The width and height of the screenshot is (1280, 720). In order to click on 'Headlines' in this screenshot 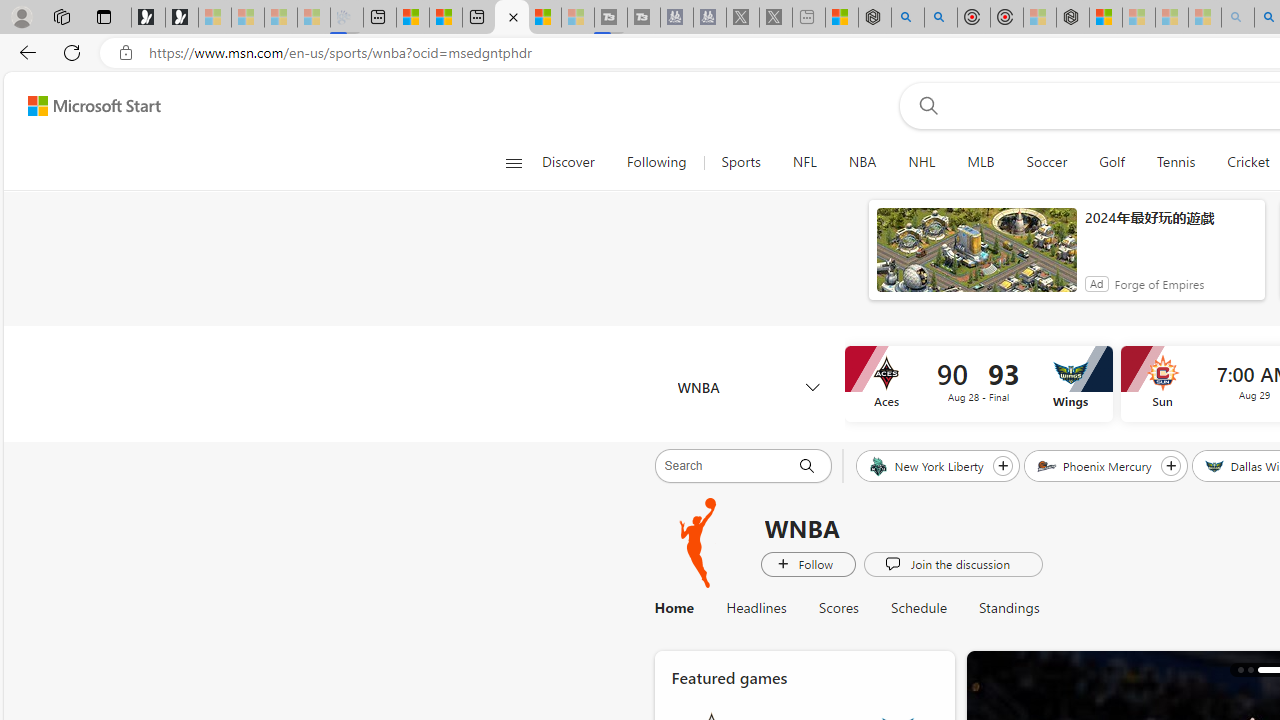, I will do `click(755, 607)`.